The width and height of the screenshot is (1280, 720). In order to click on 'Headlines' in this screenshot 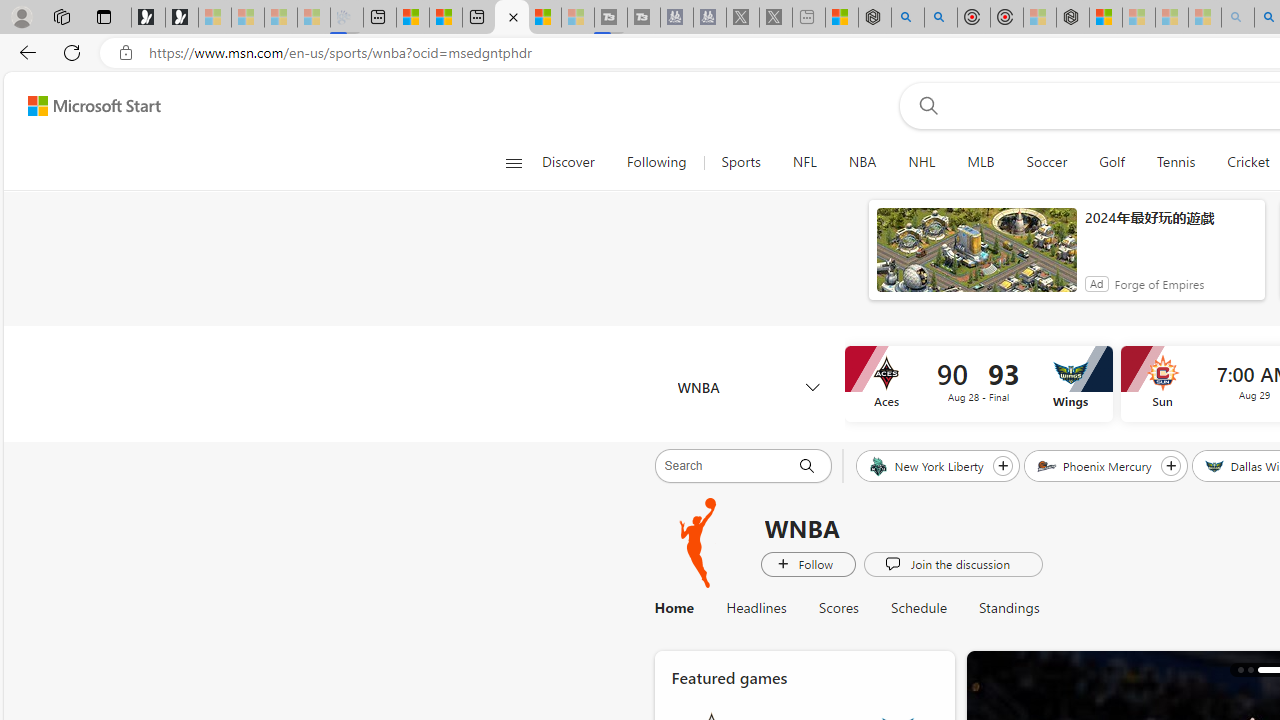, I will do `click(755, 607)`.